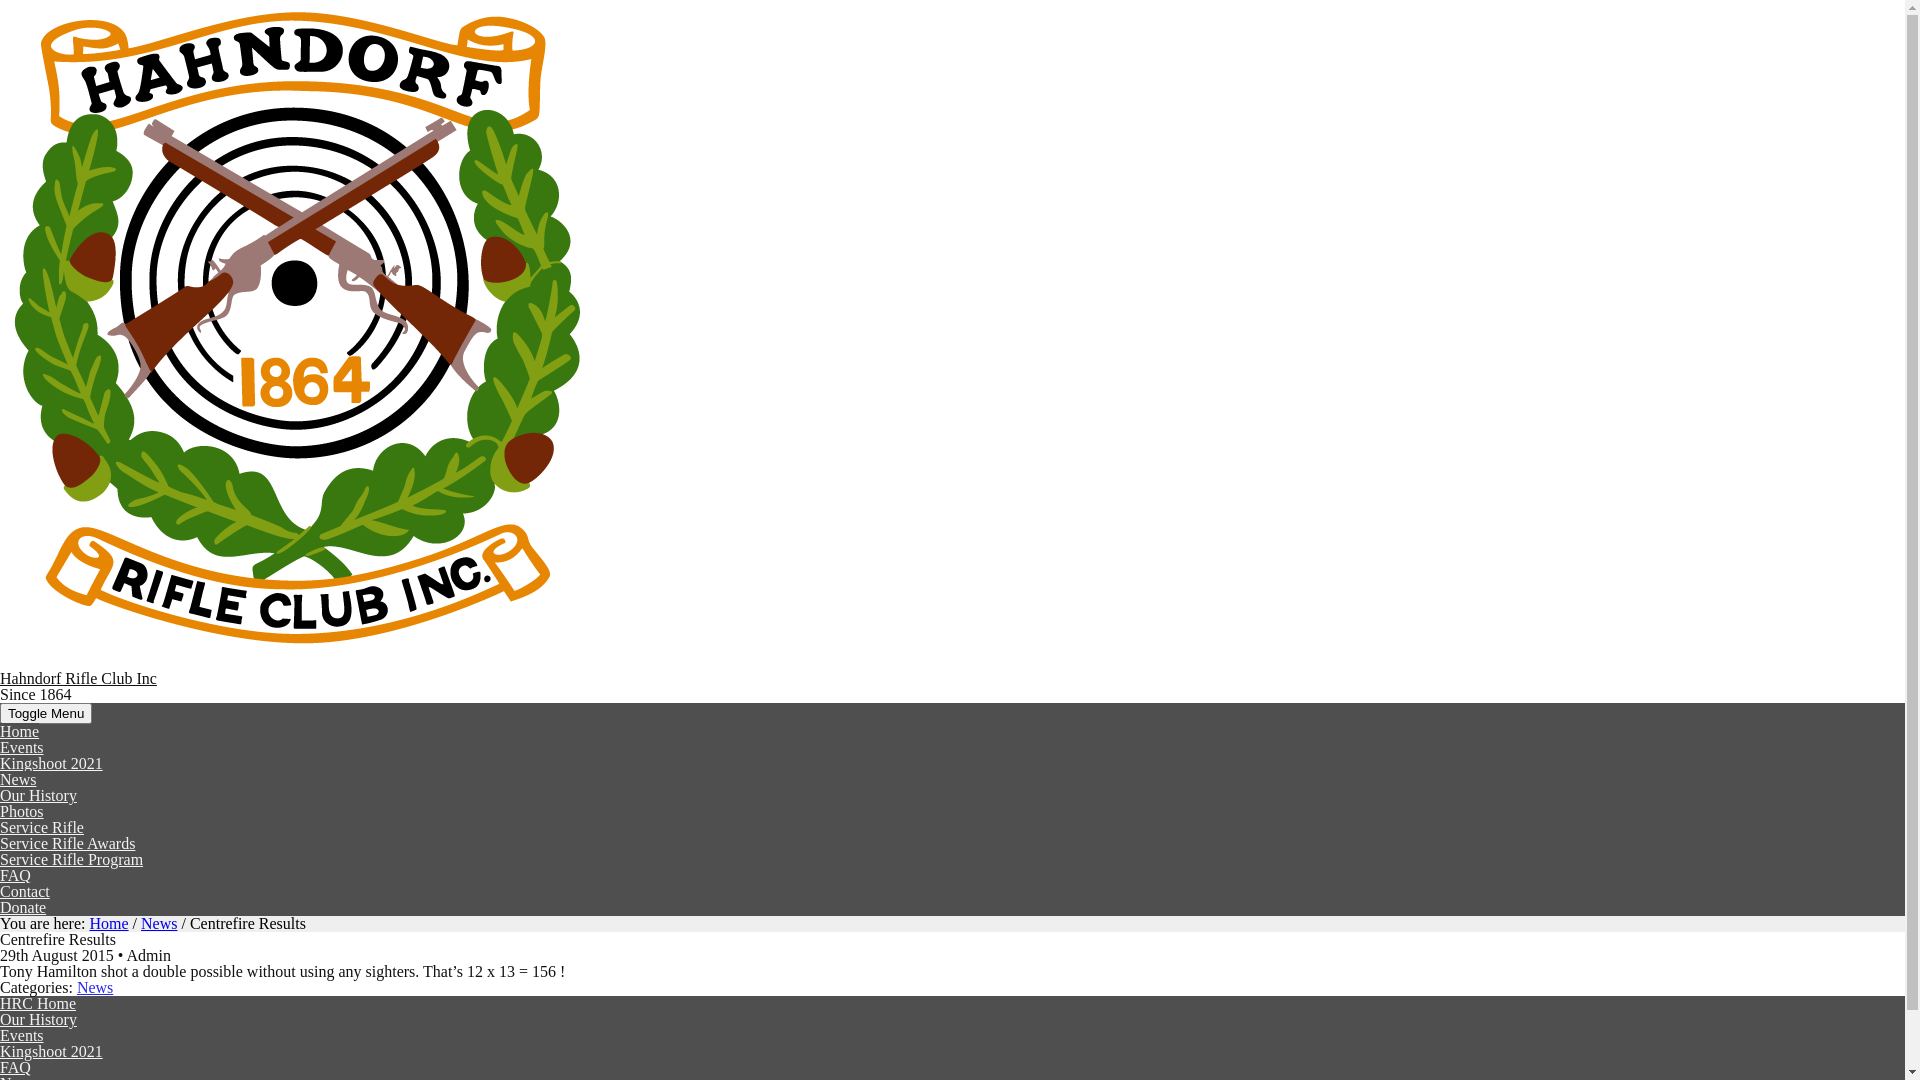 Image resolution: width=1920 pixels, height=1080 pixels. Describe the element at coordinates (38, 1019) in the screenshot. I see `'Our History'` at that location.